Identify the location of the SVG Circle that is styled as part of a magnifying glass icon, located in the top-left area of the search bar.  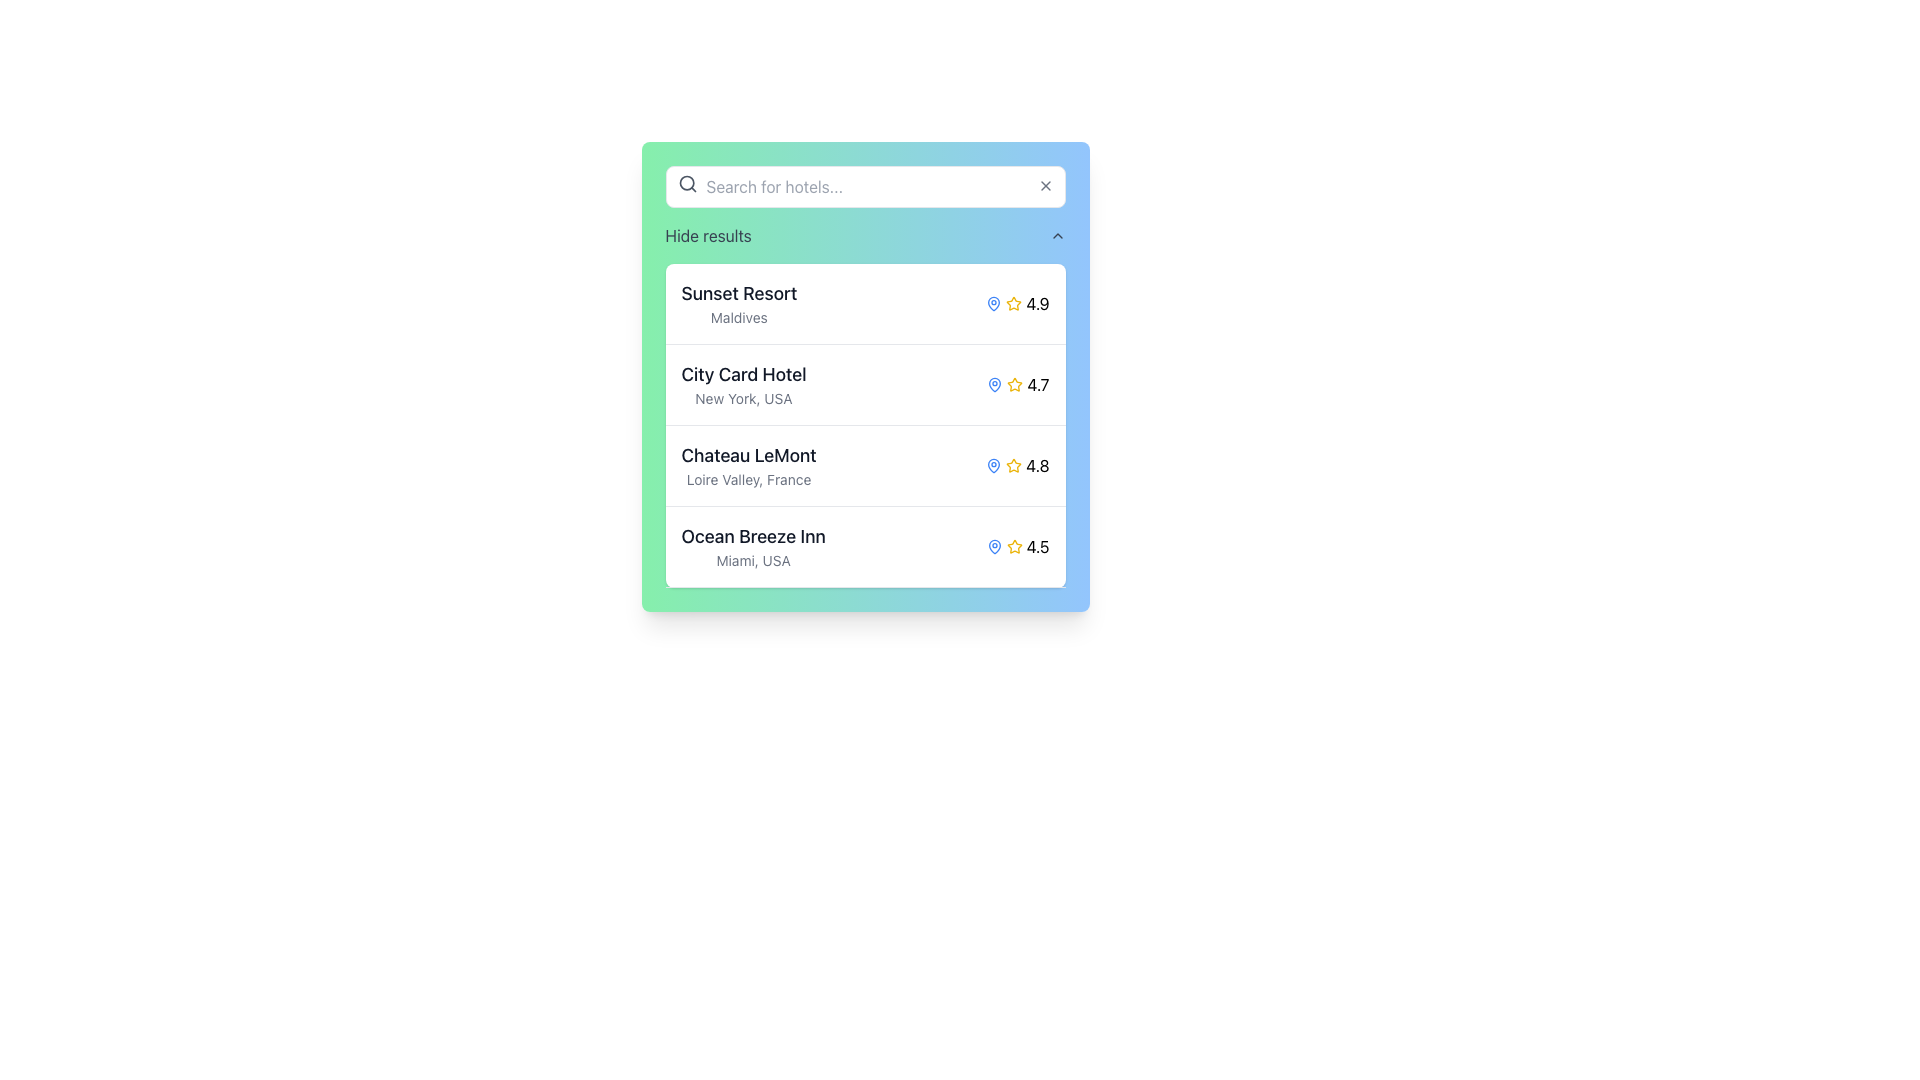
(686, 183).